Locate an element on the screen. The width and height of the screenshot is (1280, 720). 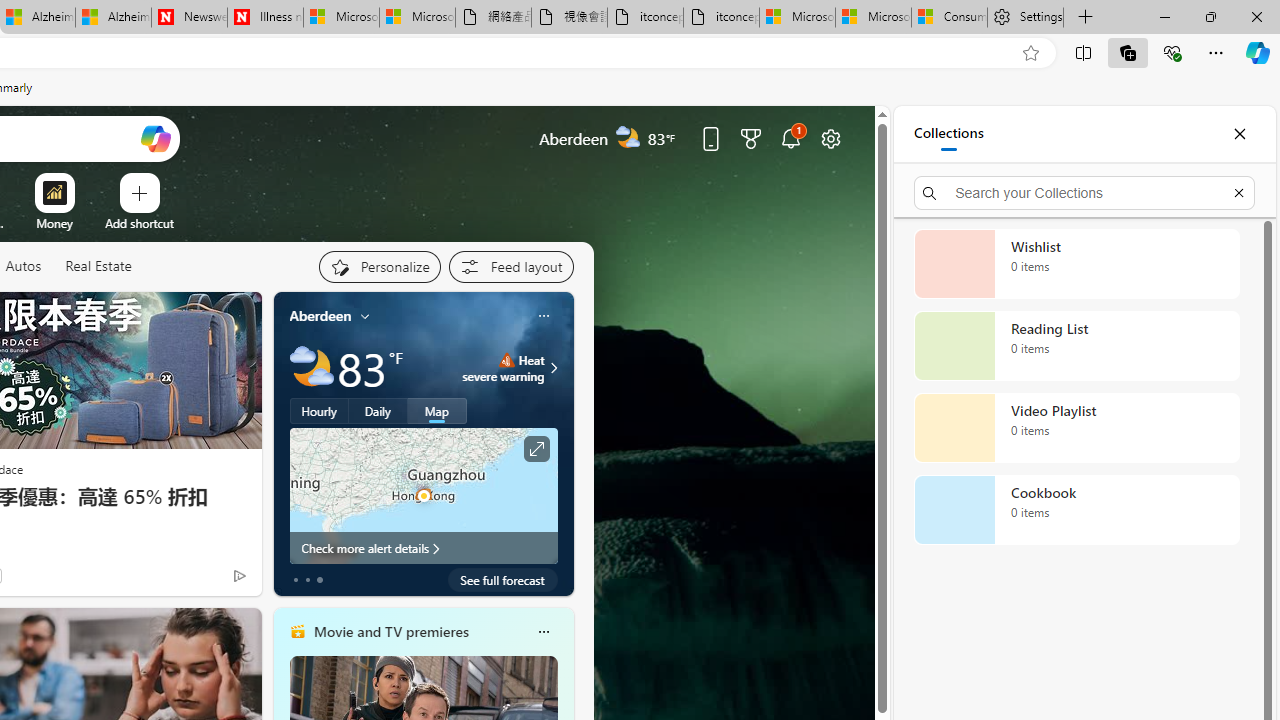
'Feed settings' is located at coordinates (510, 266).